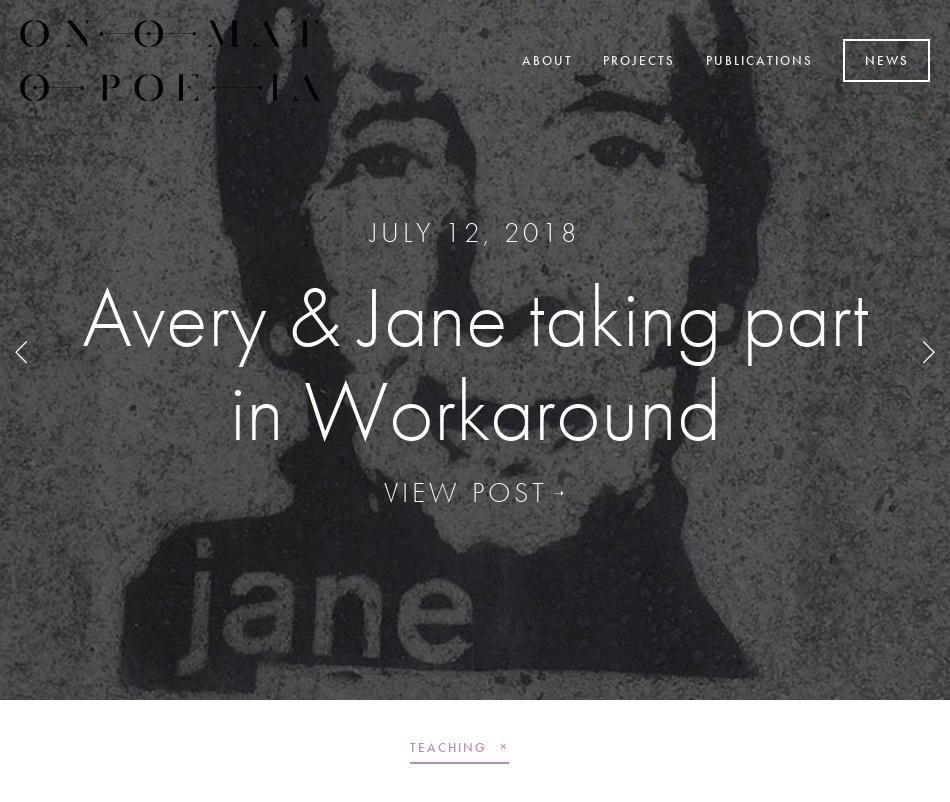 This screenshot has width=950, height=802. I want to click on 'Avery & Jane taking part in Workaround', so click(473, 361).